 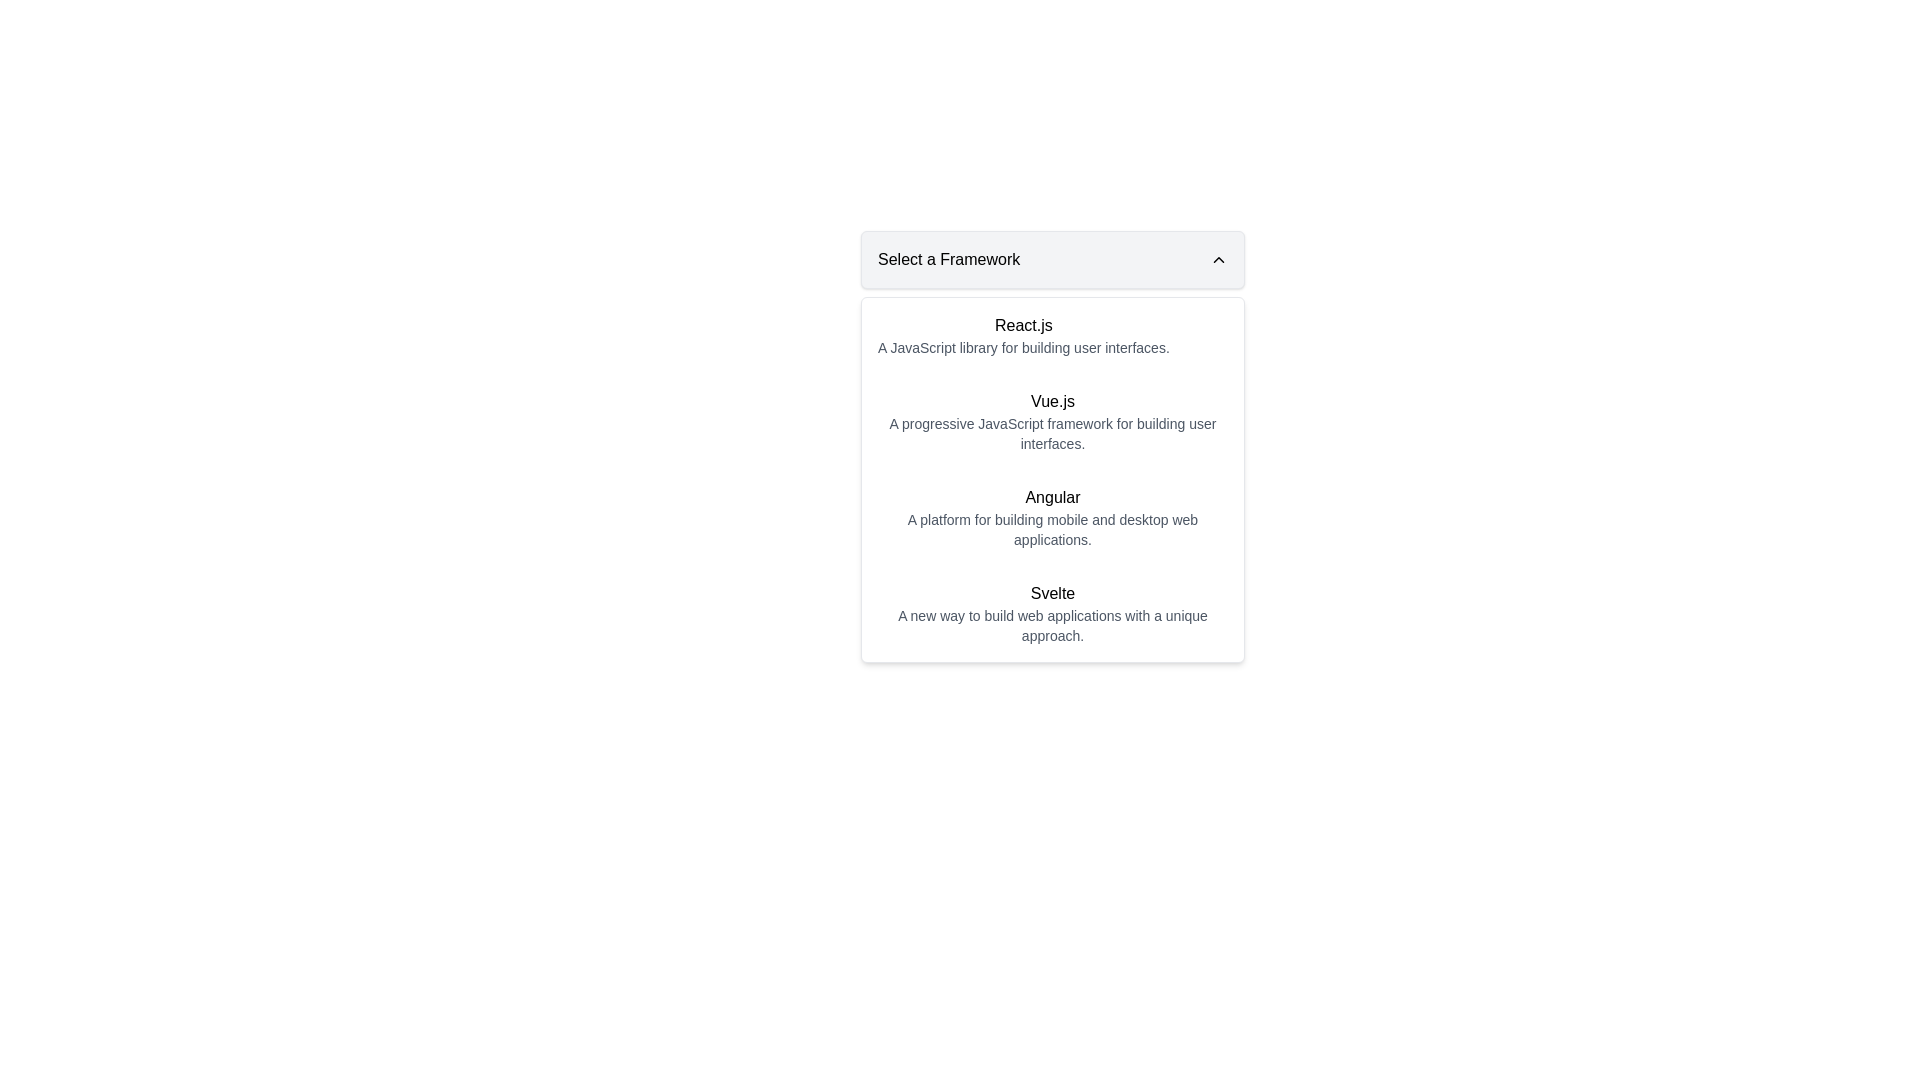 What do you see at coordinates (1051, 479) in the screenshot?
I see `the third option 'Angular' in the dropdown-style menu located beneath the header 'Select a Framework'` at bounding box center [1051, 479].